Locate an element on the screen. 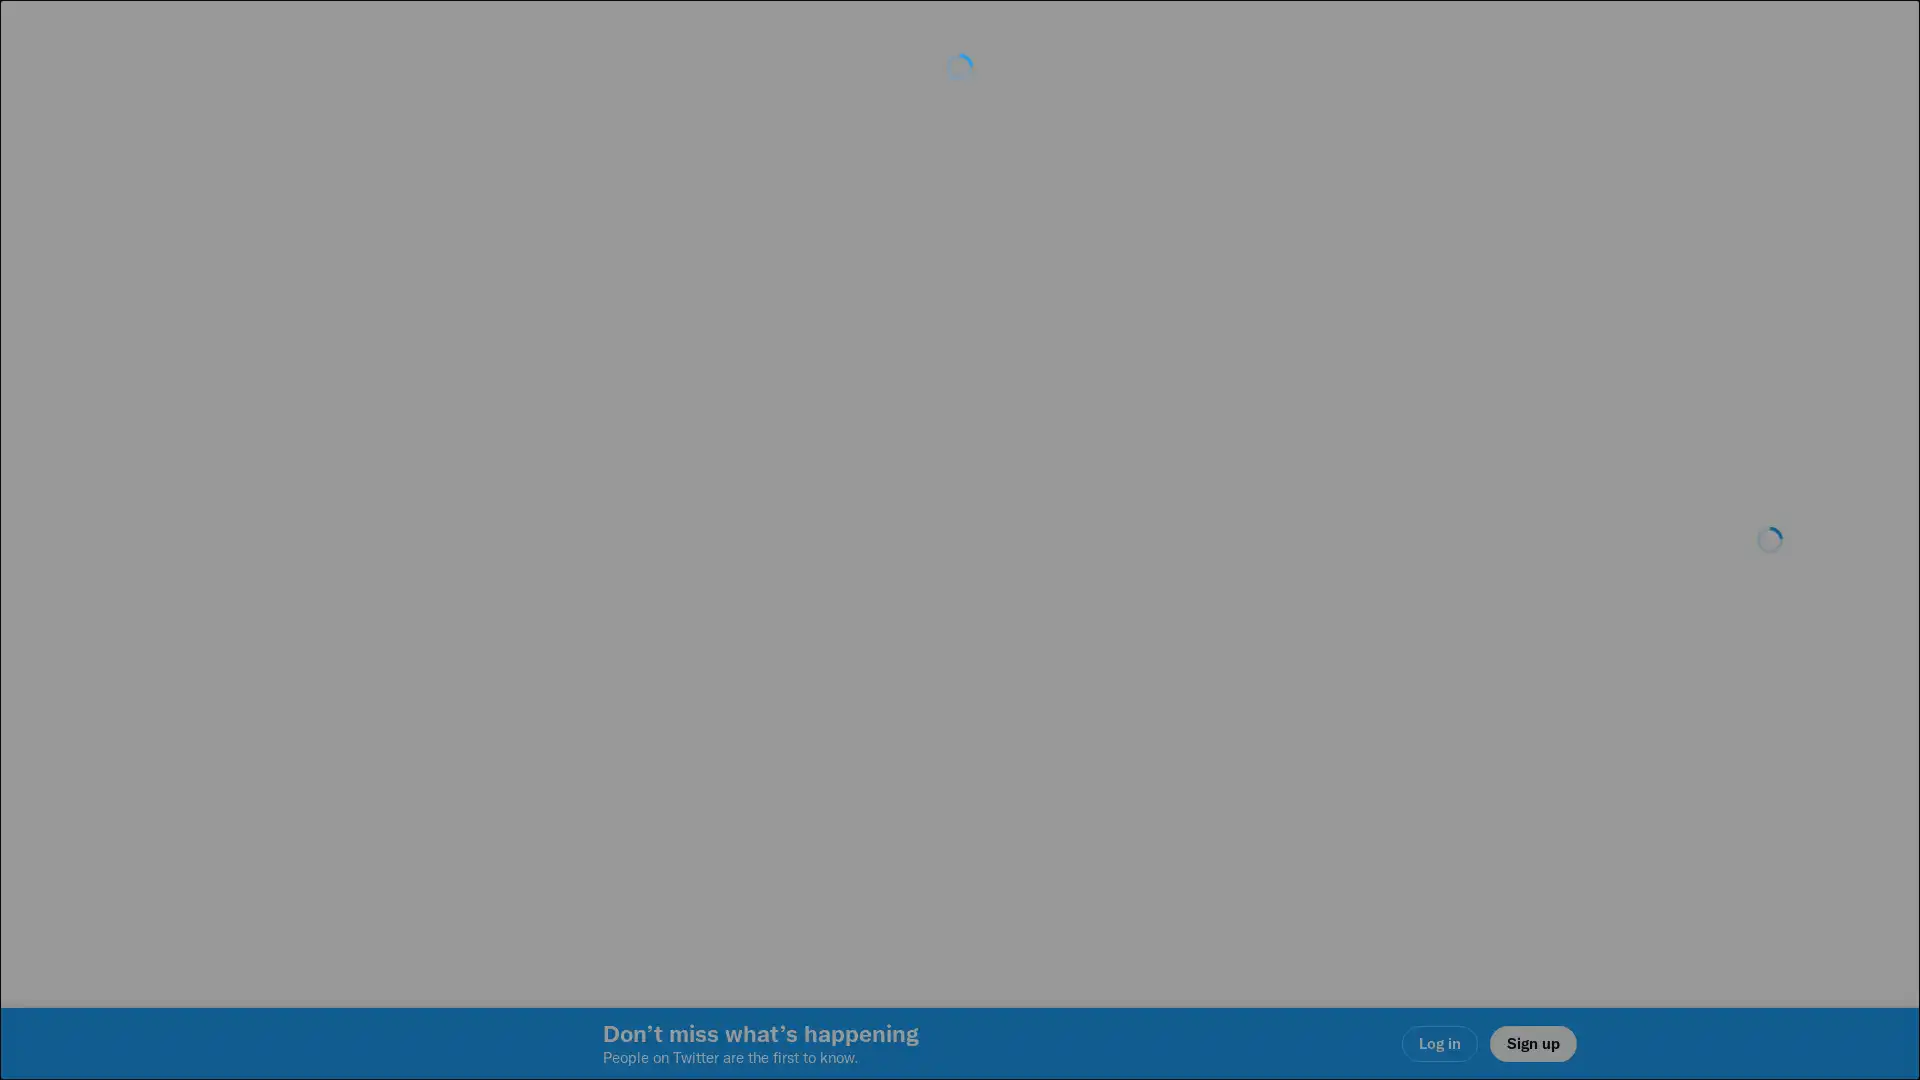 The image size is (1920, 1080). Sign up is located at coordinates (722, 681).